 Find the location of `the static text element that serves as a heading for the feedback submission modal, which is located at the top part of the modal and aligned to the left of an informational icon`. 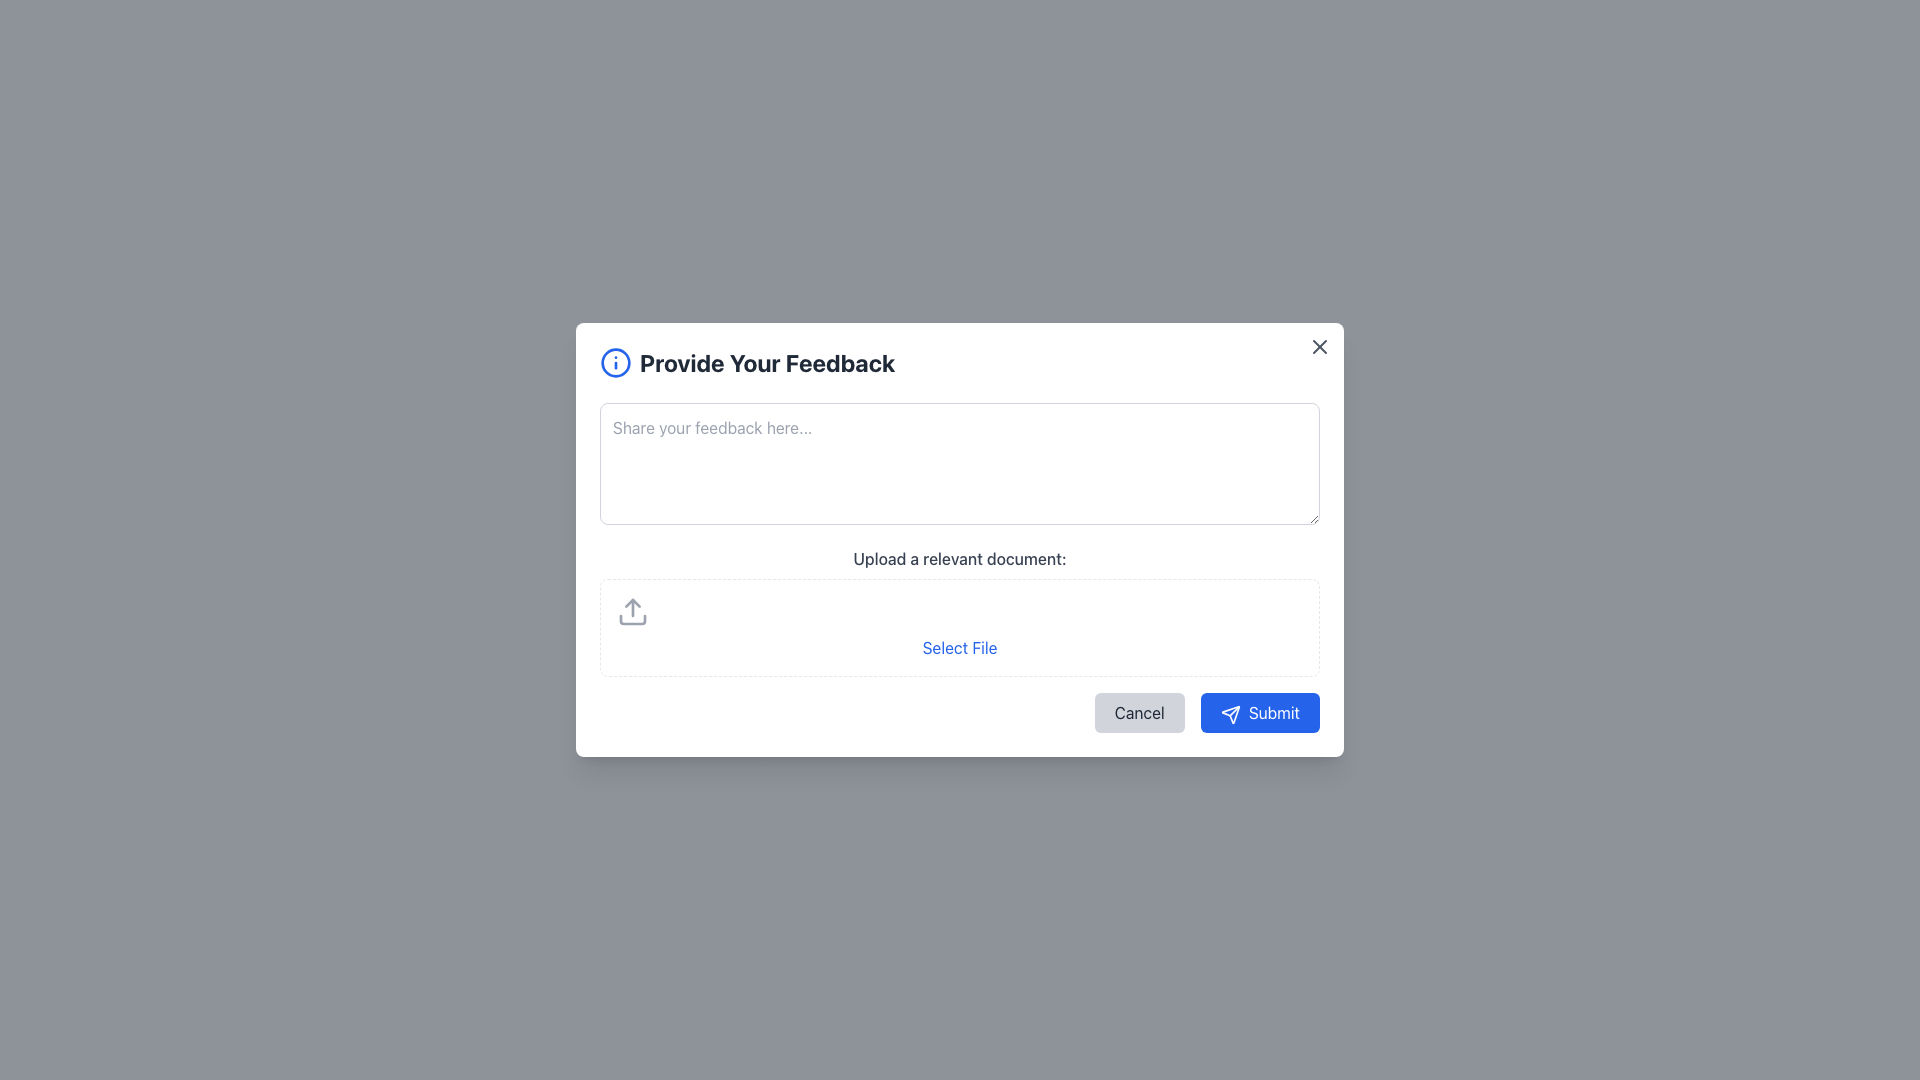

the static text element that serves as a heading for the feedback submission modal, which is located at the top part of the modal and aligned to the left of an informational icon is located at coordinates (766, 362).